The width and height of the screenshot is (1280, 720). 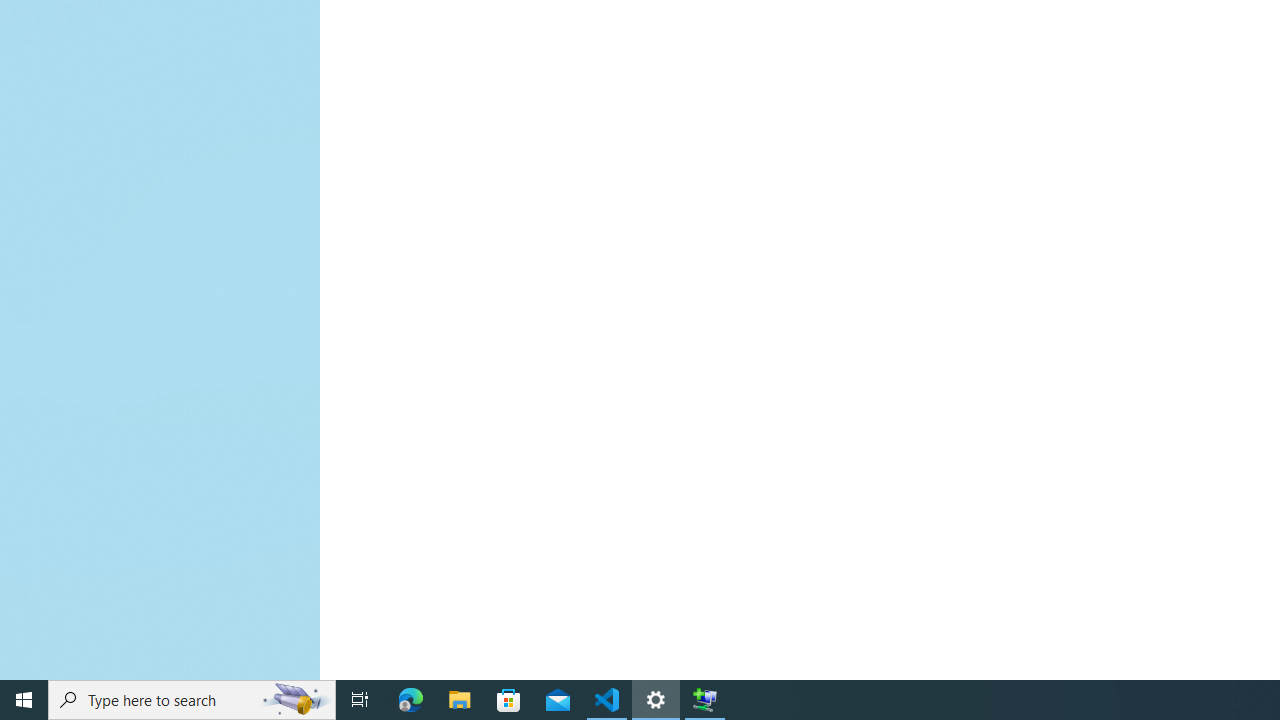 What do you see at coordinates (294, 698) in the screenshot?
I see `'Search highlights icon opens search home window'` at bounding box center [294, 698].